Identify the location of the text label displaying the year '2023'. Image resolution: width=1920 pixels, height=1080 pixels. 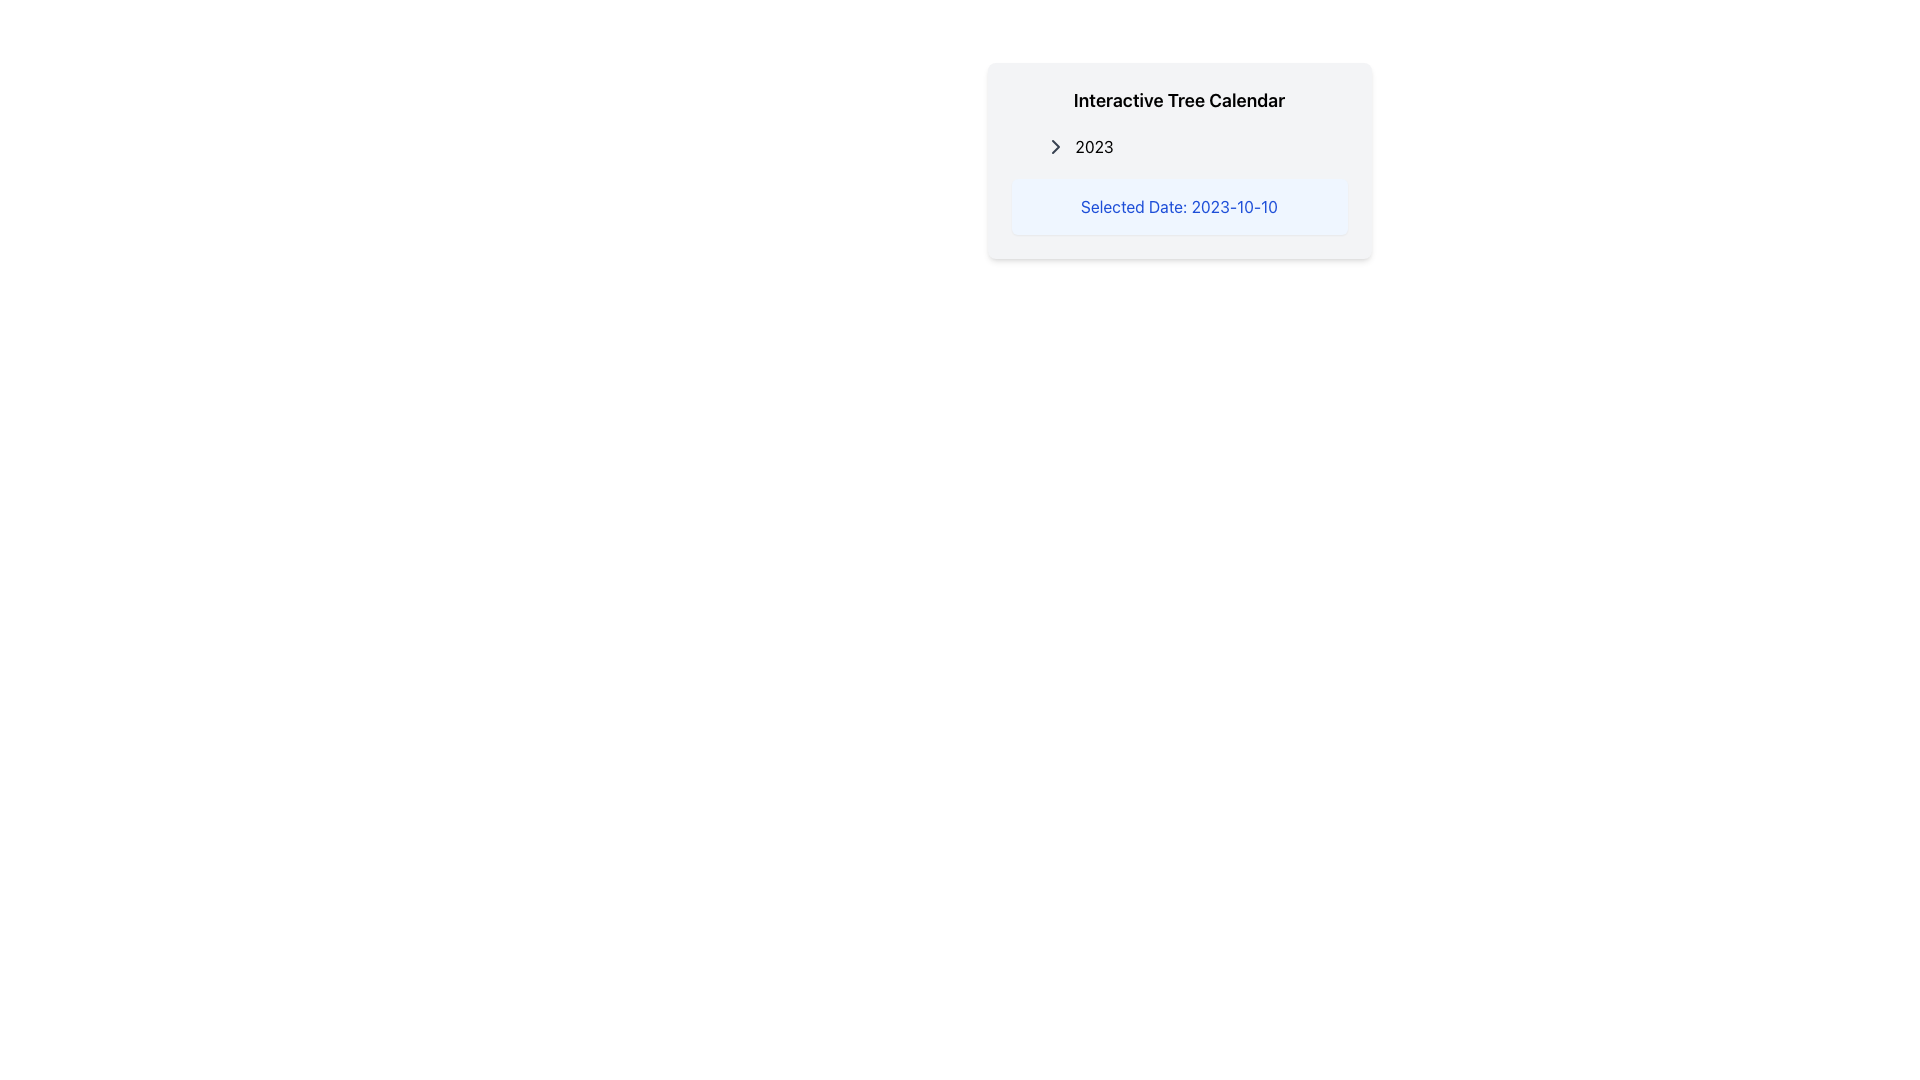
(1093, 145).